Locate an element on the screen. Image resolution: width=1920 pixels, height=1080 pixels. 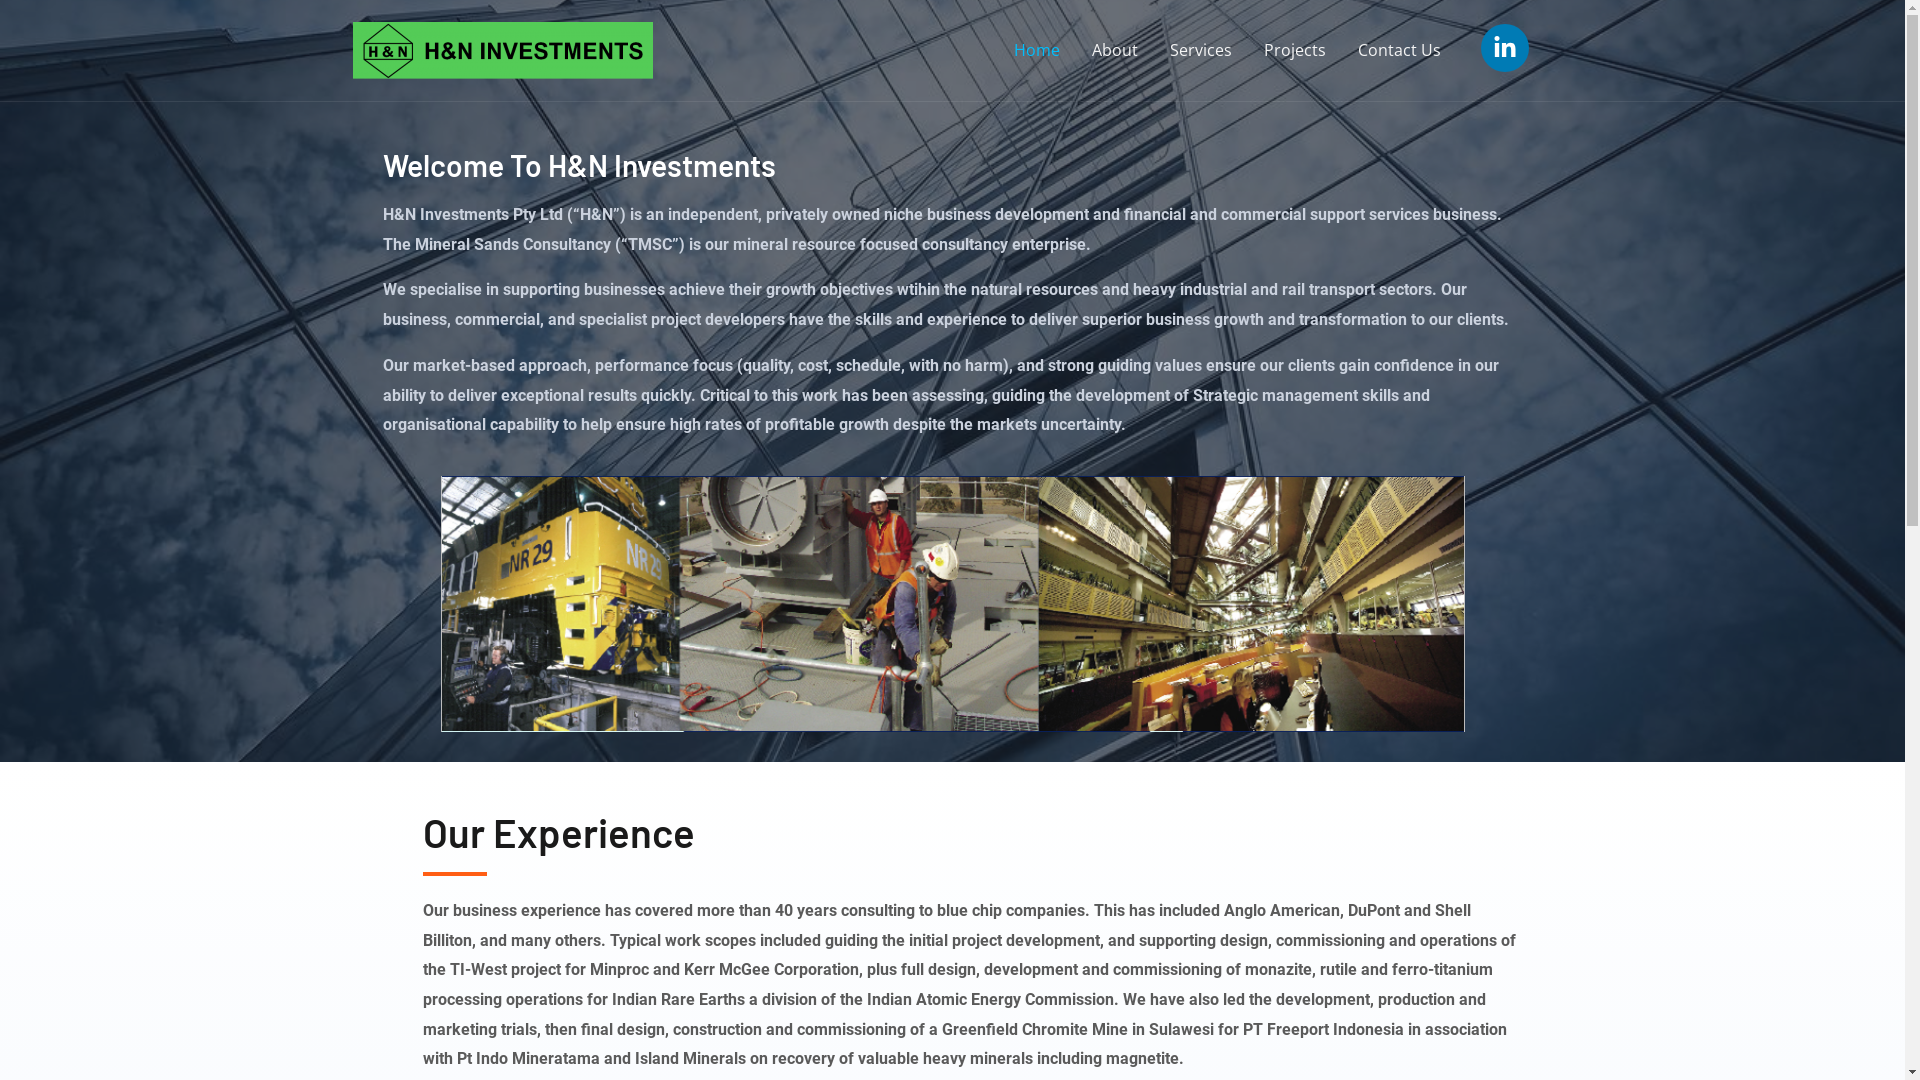
'Contact Us' is located at coordinates (1398, 49).